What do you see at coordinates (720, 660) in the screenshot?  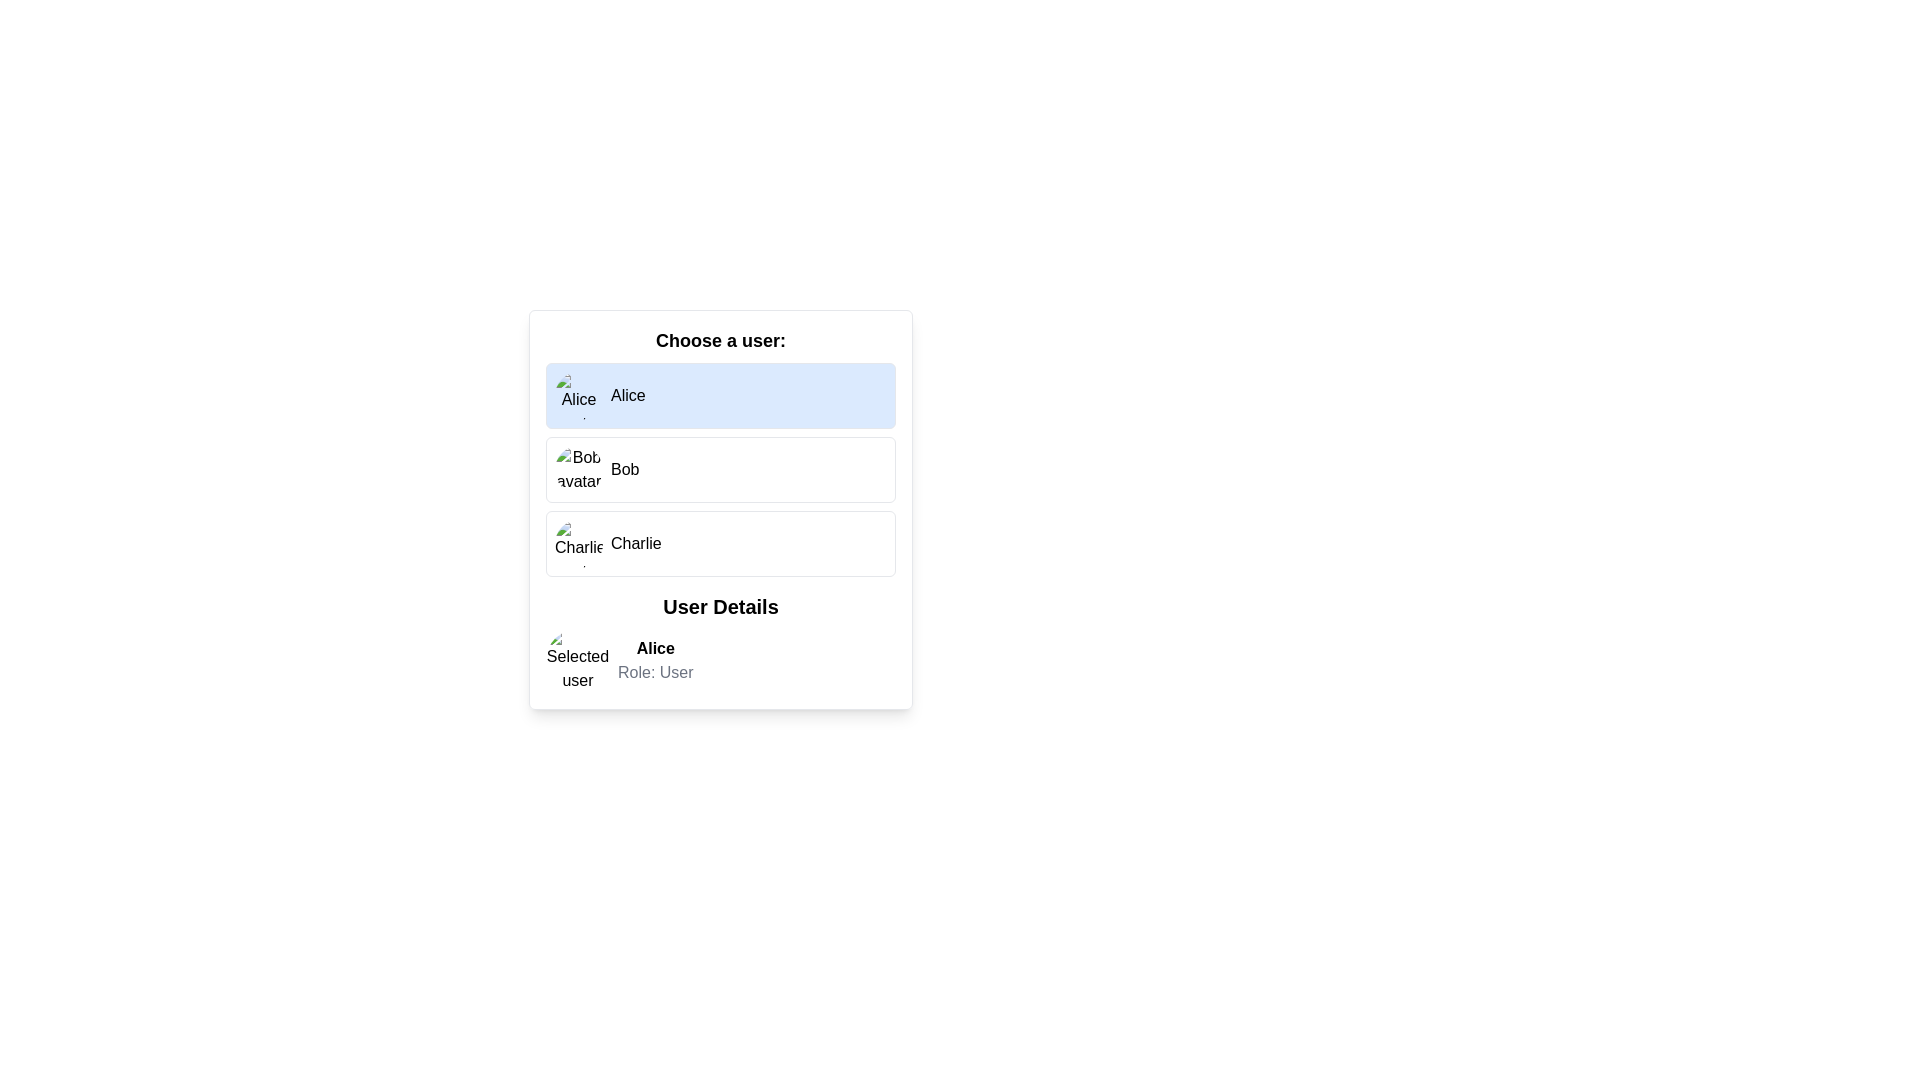 I see `the Information display element containing a circular avatar labeled 'Selected user' with the name 'Alice' and subtitle 'Role: User'` at bounding box center [720, 660].